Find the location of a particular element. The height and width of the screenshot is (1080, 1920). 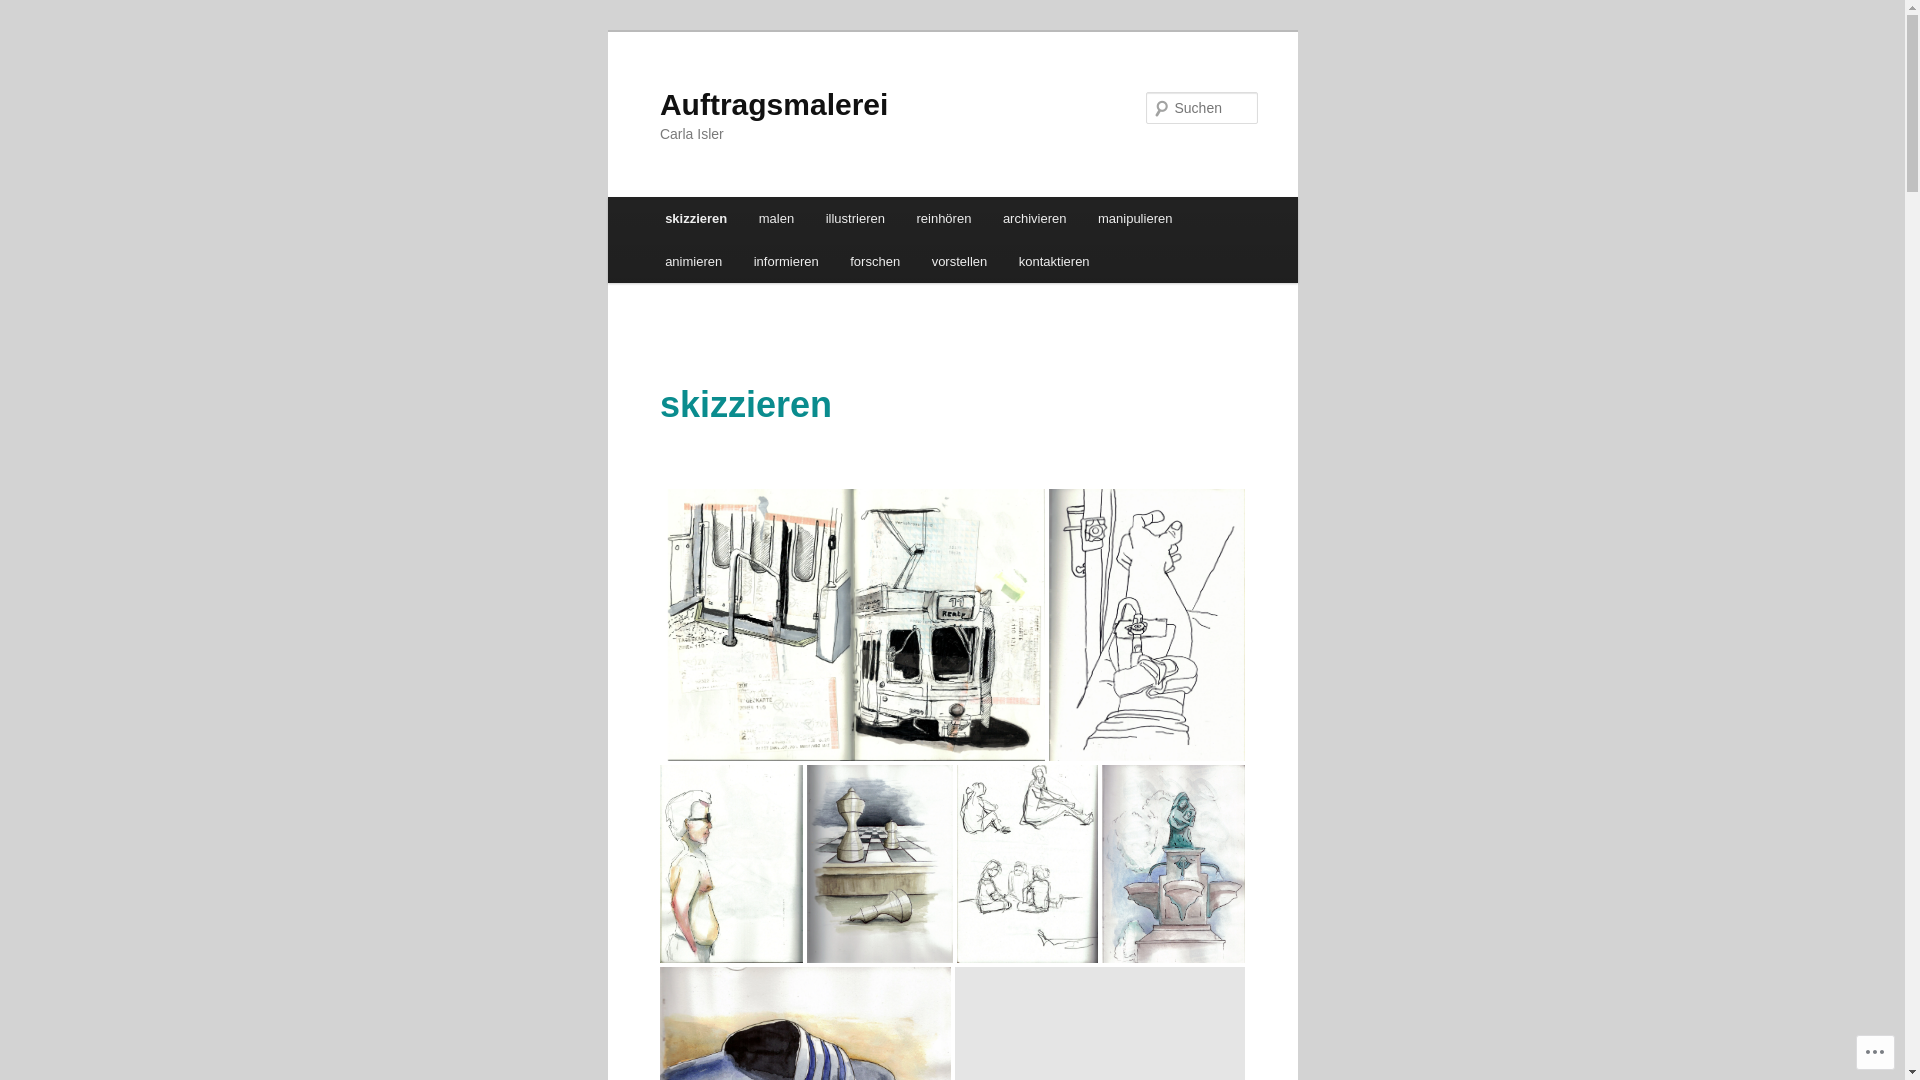

'skizzieren' is located at coordinates (648, 218).